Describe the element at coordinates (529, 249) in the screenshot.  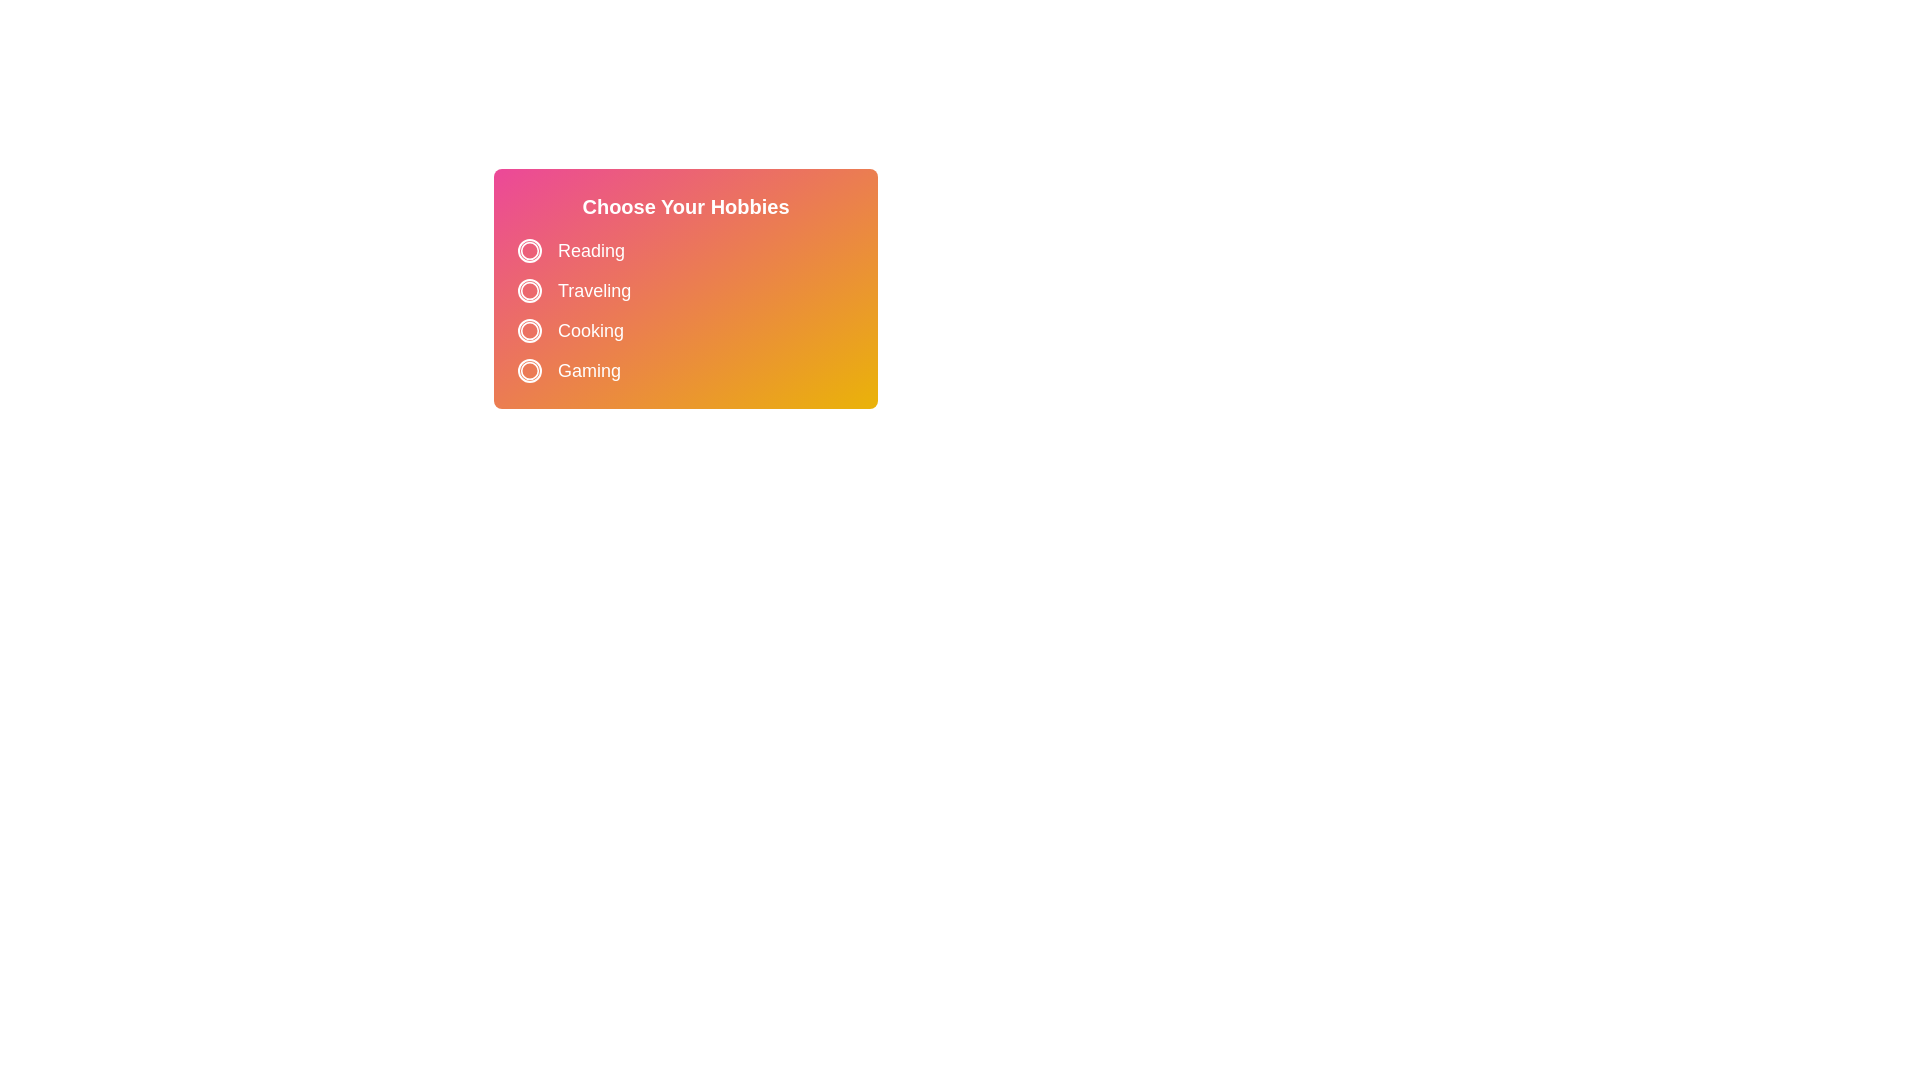
I see `the circle button corresponding to the hobby Reading` at that location.